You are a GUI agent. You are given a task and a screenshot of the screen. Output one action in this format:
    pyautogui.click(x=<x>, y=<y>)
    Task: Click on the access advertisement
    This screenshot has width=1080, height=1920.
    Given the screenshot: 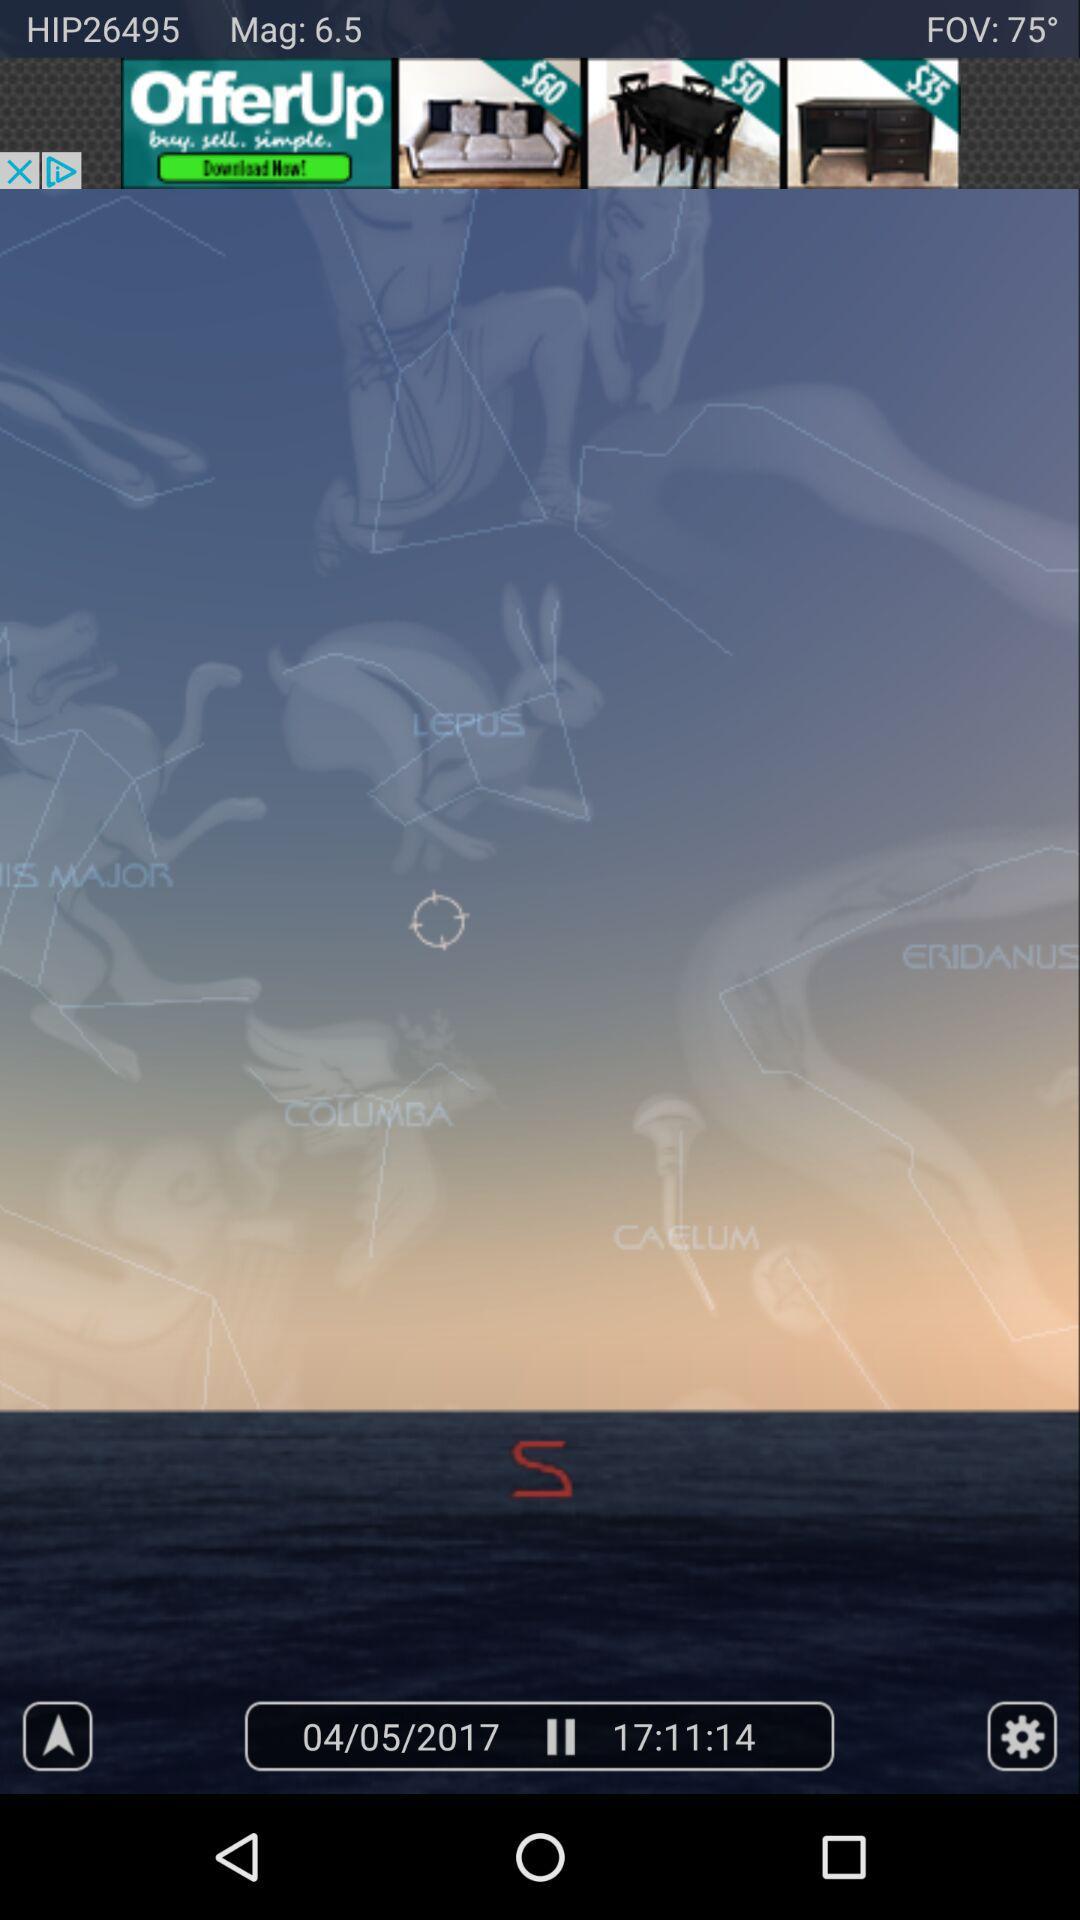 What is the action you would take?
    pyautogui.click(x=540, y=122)
    